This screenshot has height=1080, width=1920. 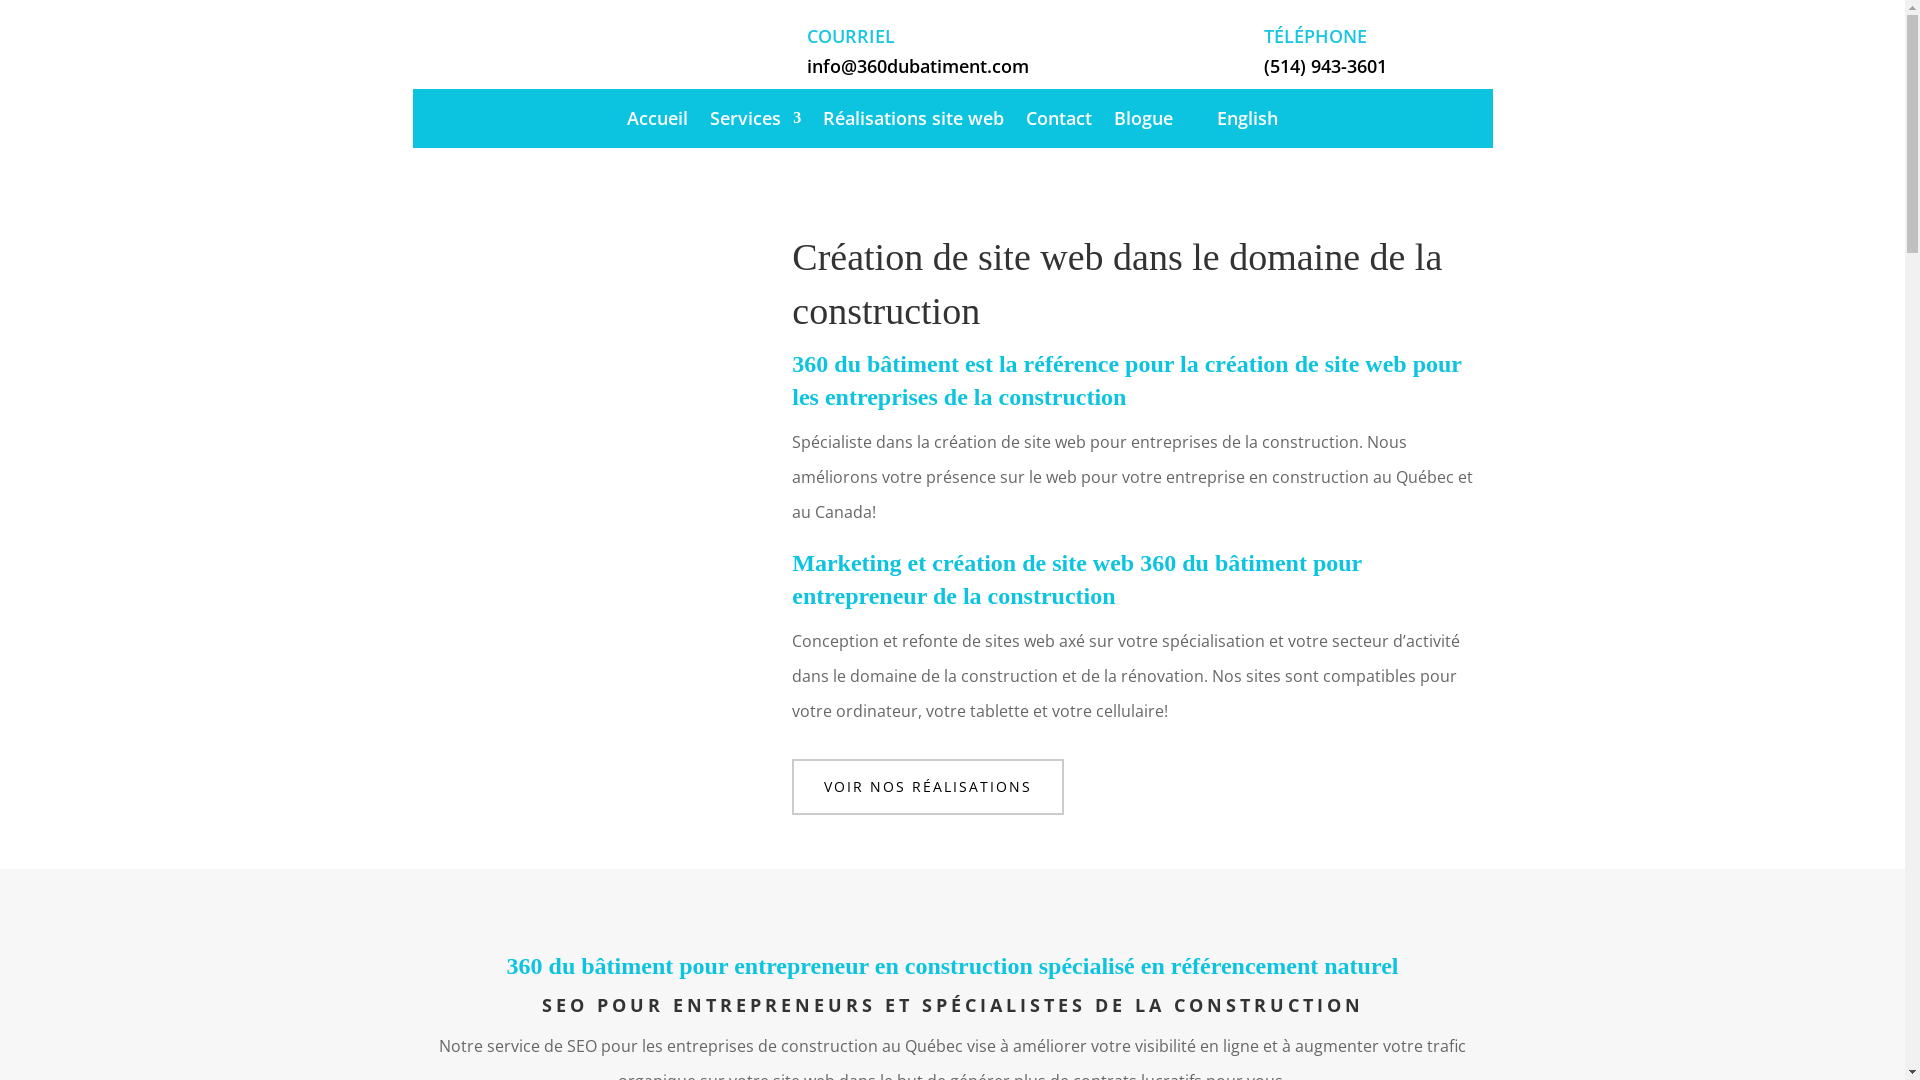 I want to click on 'Blogue', so click(x=1143, y=122).